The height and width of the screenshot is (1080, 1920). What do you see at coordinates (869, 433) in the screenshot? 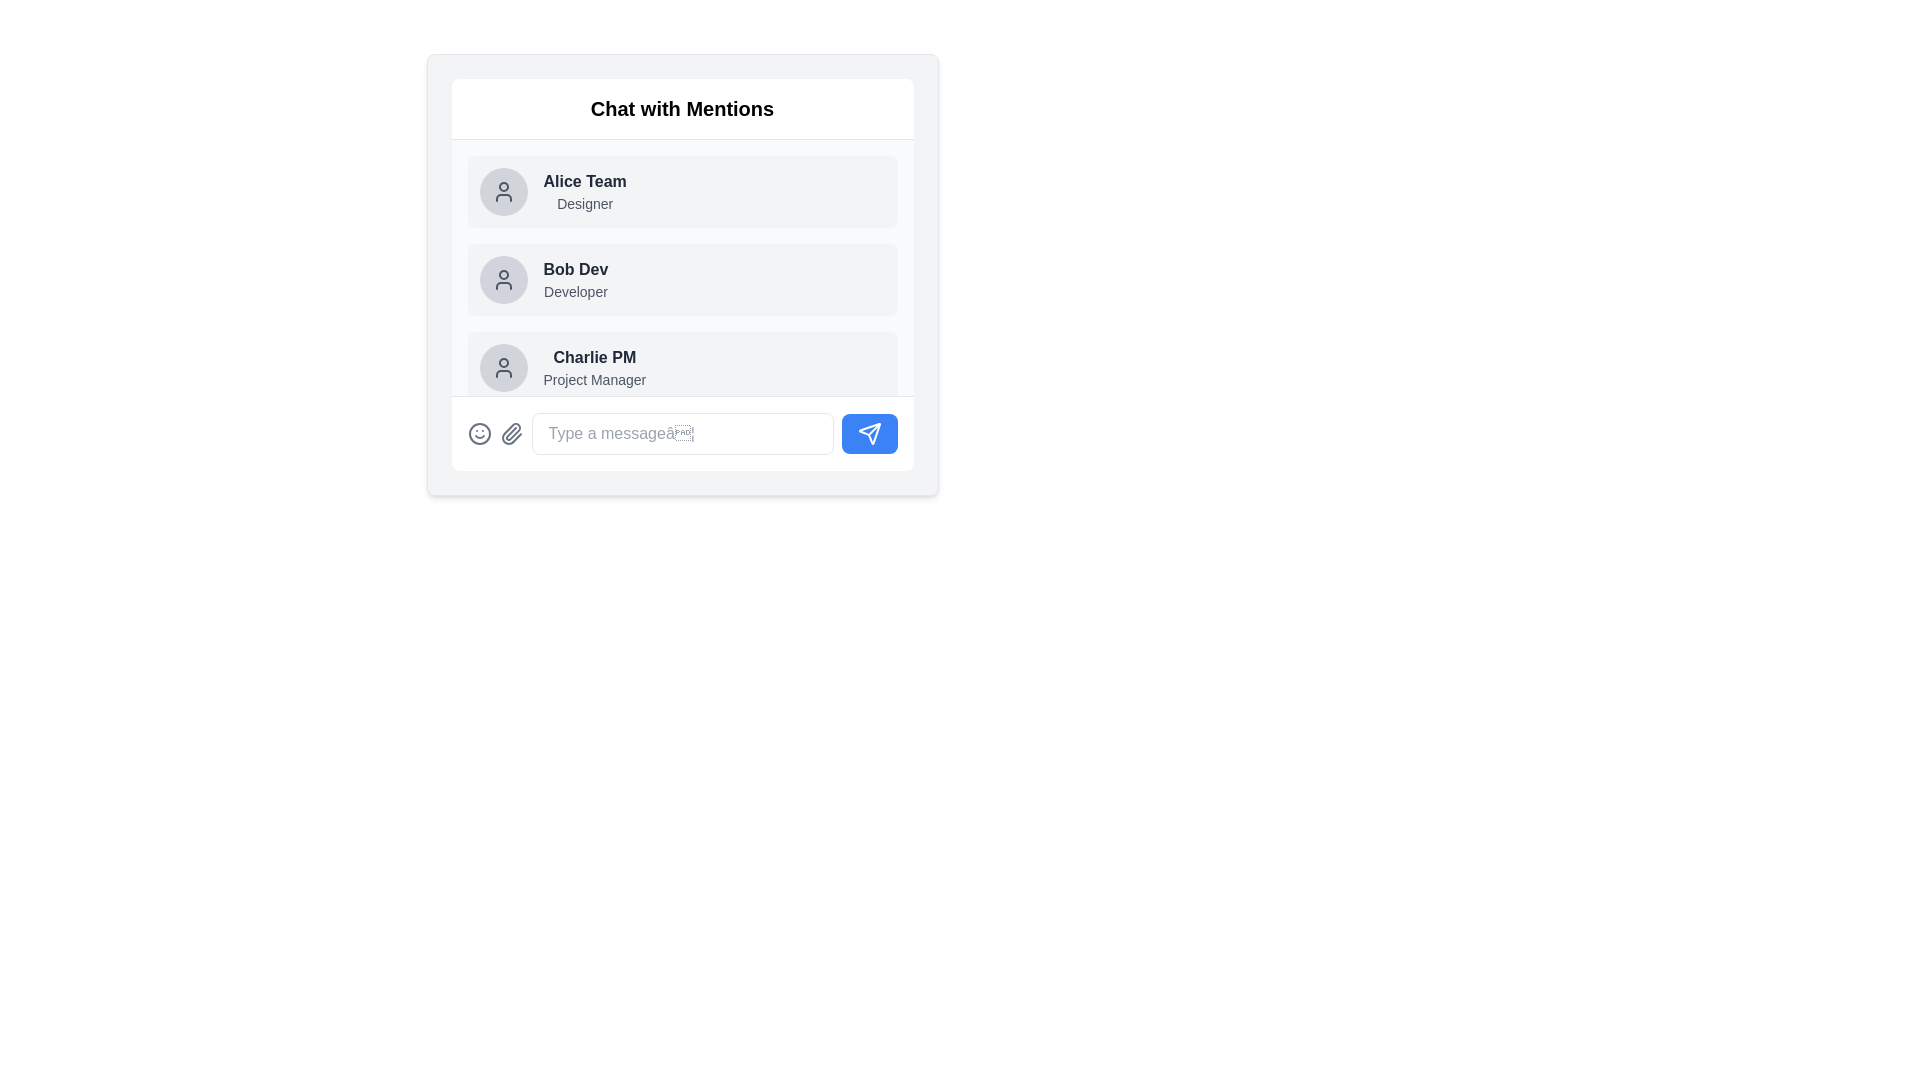
I see `the triangular 'Send' icon within the blue 'Send' button located at the bottom-right corner of the chat interface to send a message` at bounding box center [869, 433].